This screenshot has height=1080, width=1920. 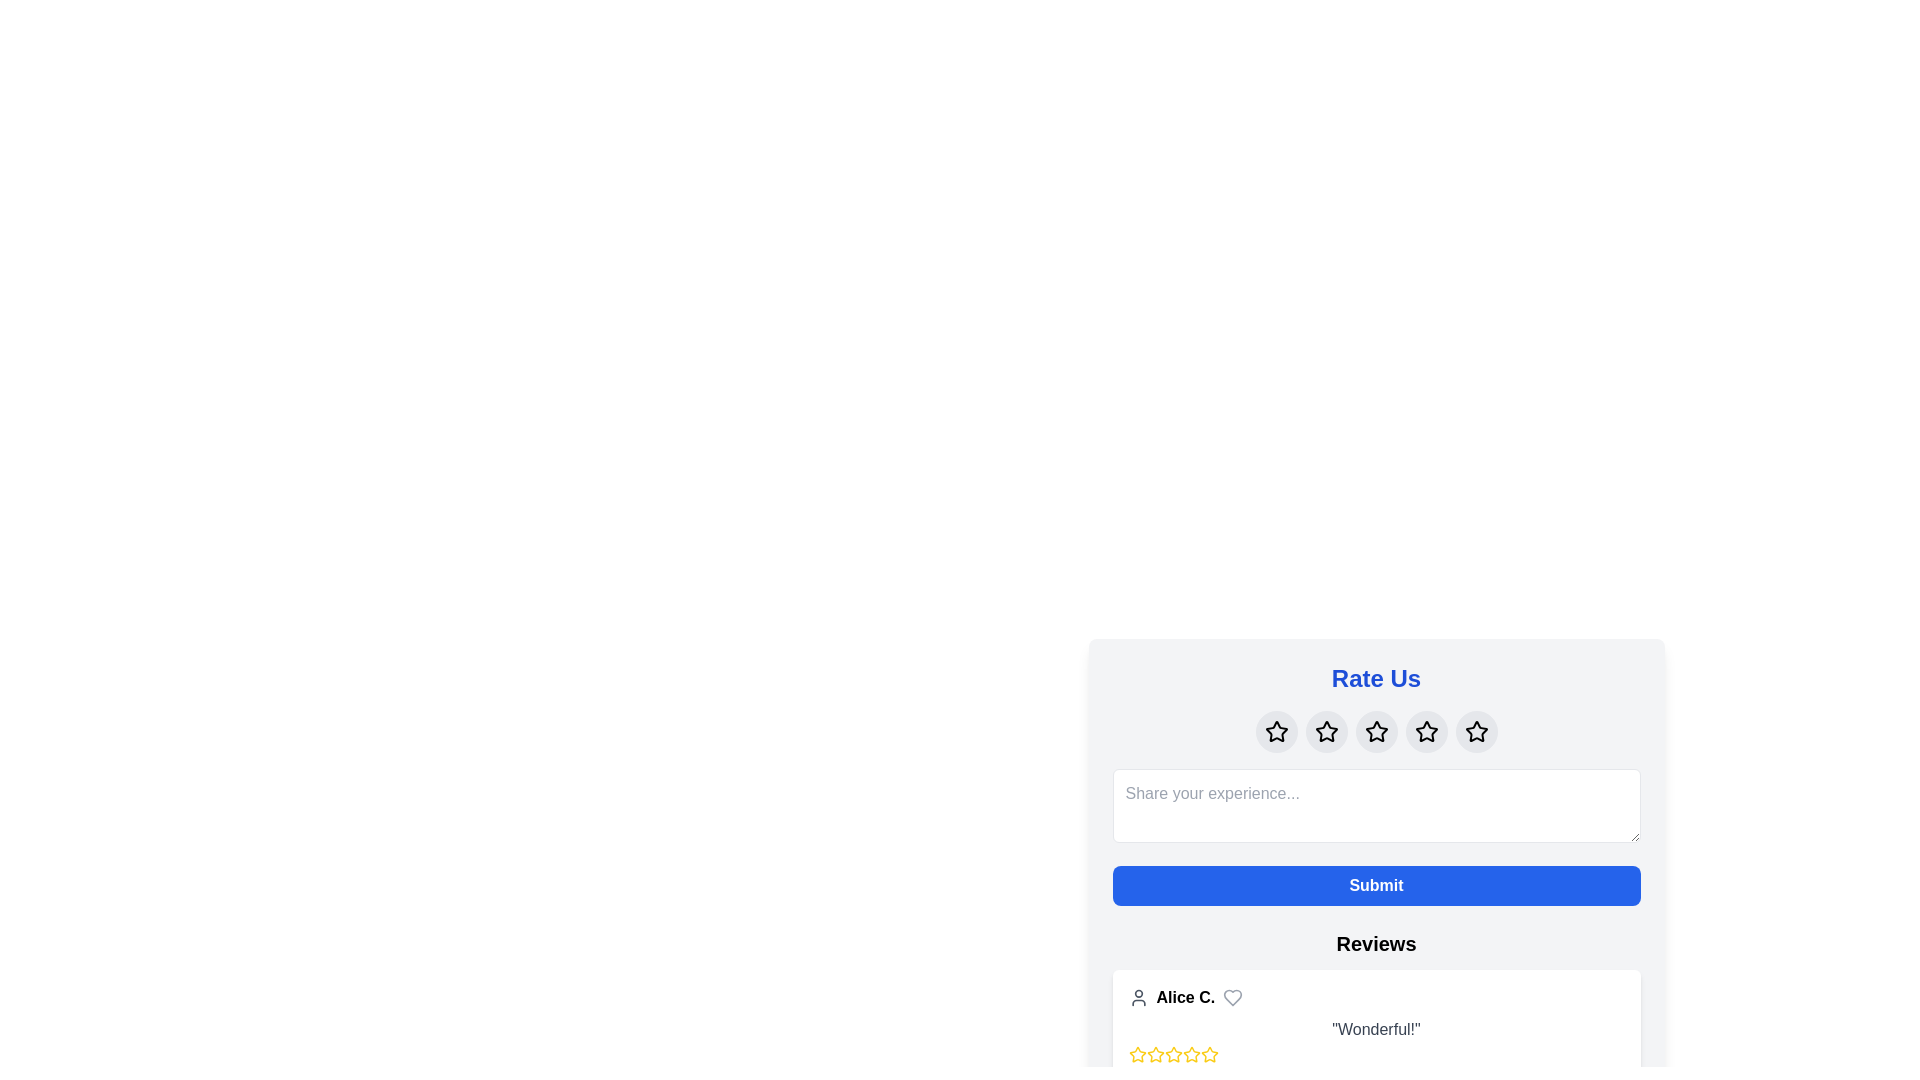 What do you see at coordinates (1173, 1054) in the screenshot?
I see `the fourth star icon in the rating sequence to modify the user's rating` at bounding box center [1173, 1054].